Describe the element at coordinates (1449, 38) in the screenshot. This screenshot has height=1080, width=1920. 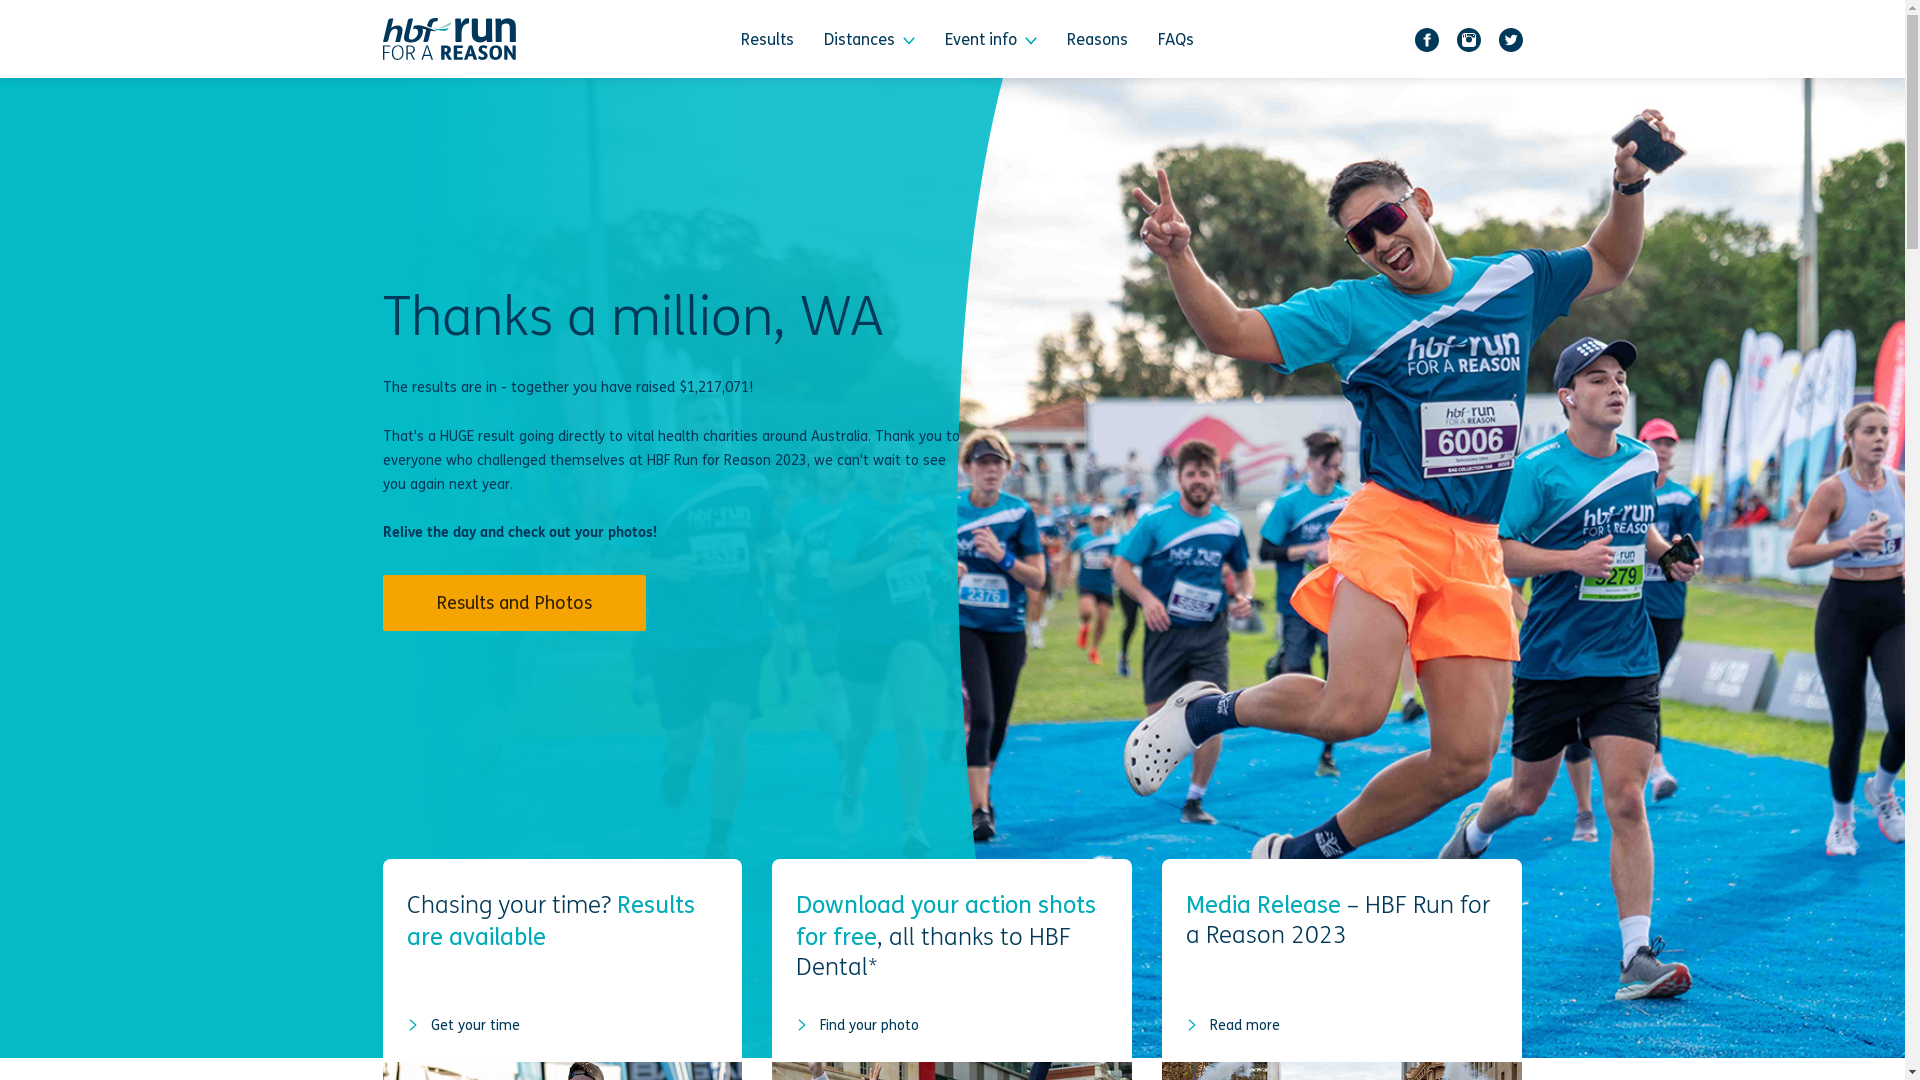
I see `'Instagram'` at that location.